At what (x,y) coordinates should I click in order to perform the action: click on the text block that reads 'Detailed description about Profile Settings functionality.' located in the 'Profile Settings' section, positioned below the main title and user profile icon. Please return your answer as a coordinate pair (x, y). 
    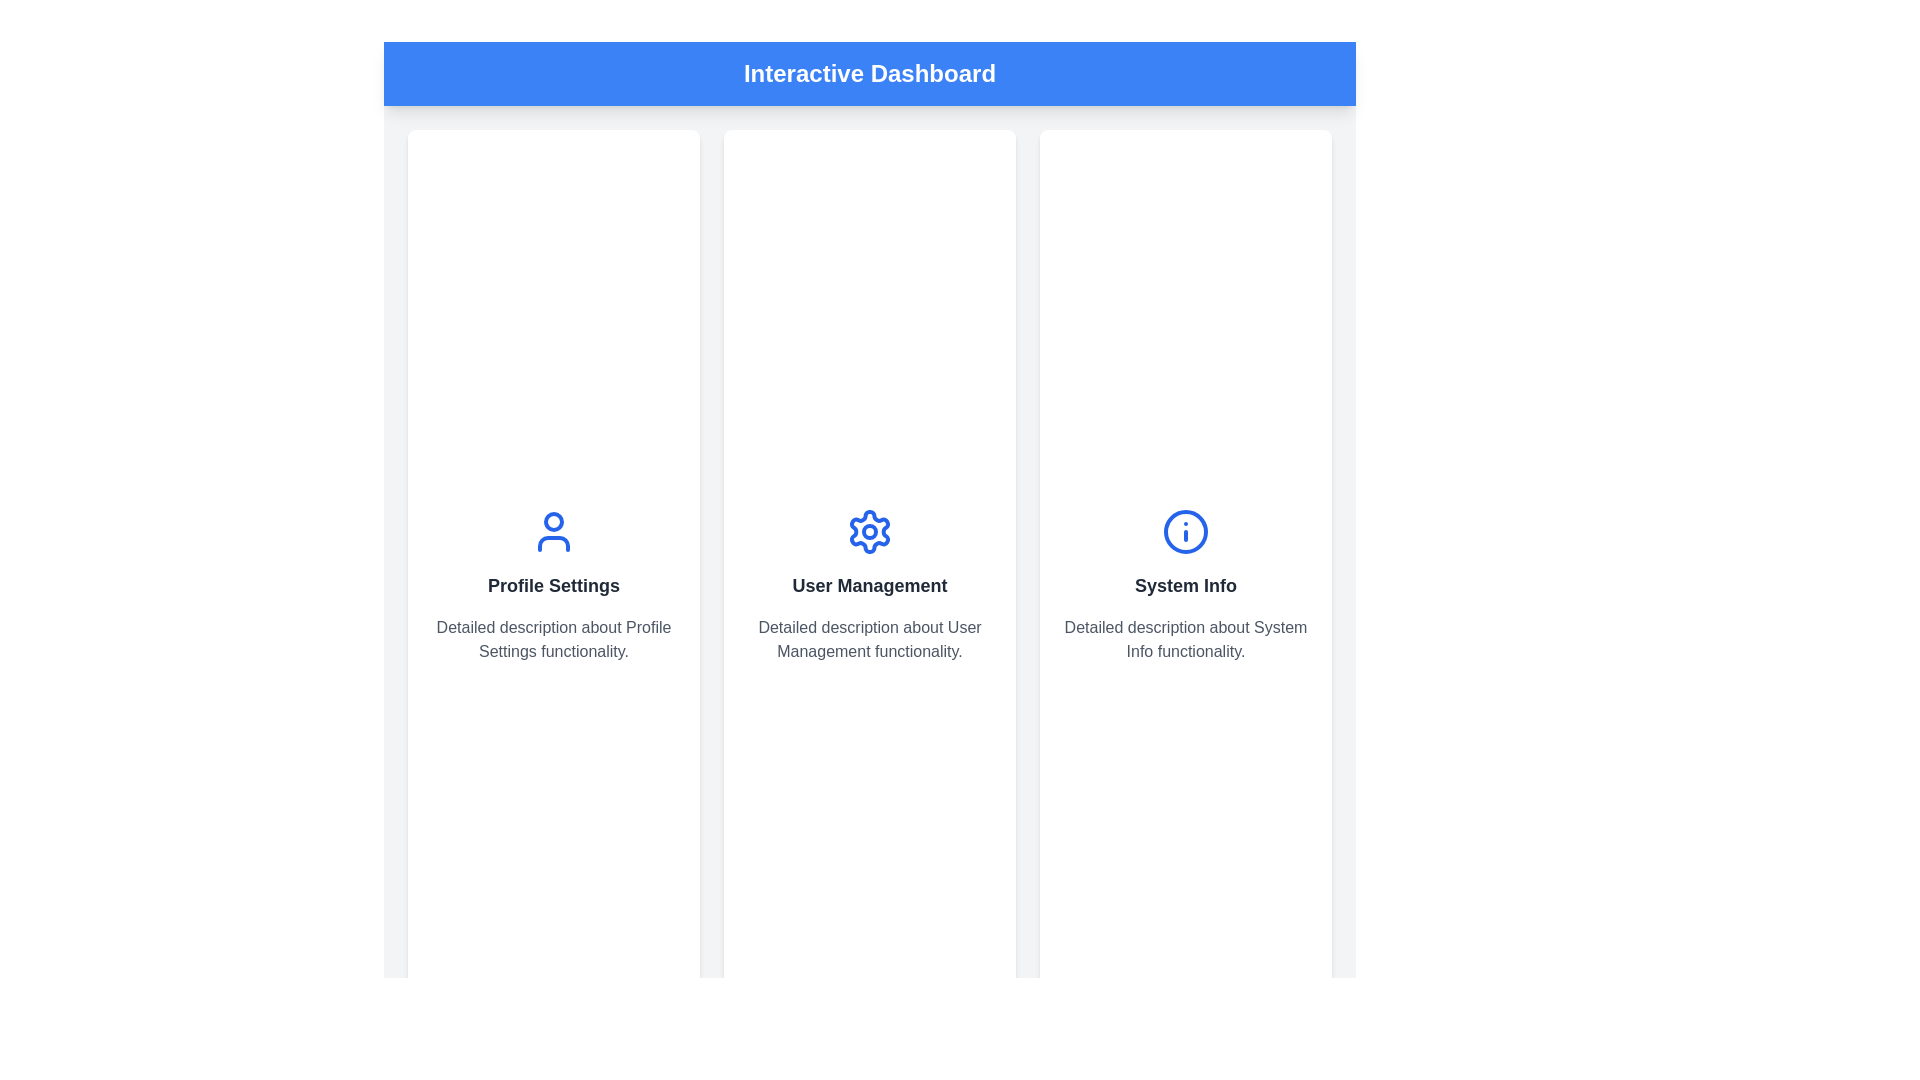
    Looking at the image, I should click on (553, 640).